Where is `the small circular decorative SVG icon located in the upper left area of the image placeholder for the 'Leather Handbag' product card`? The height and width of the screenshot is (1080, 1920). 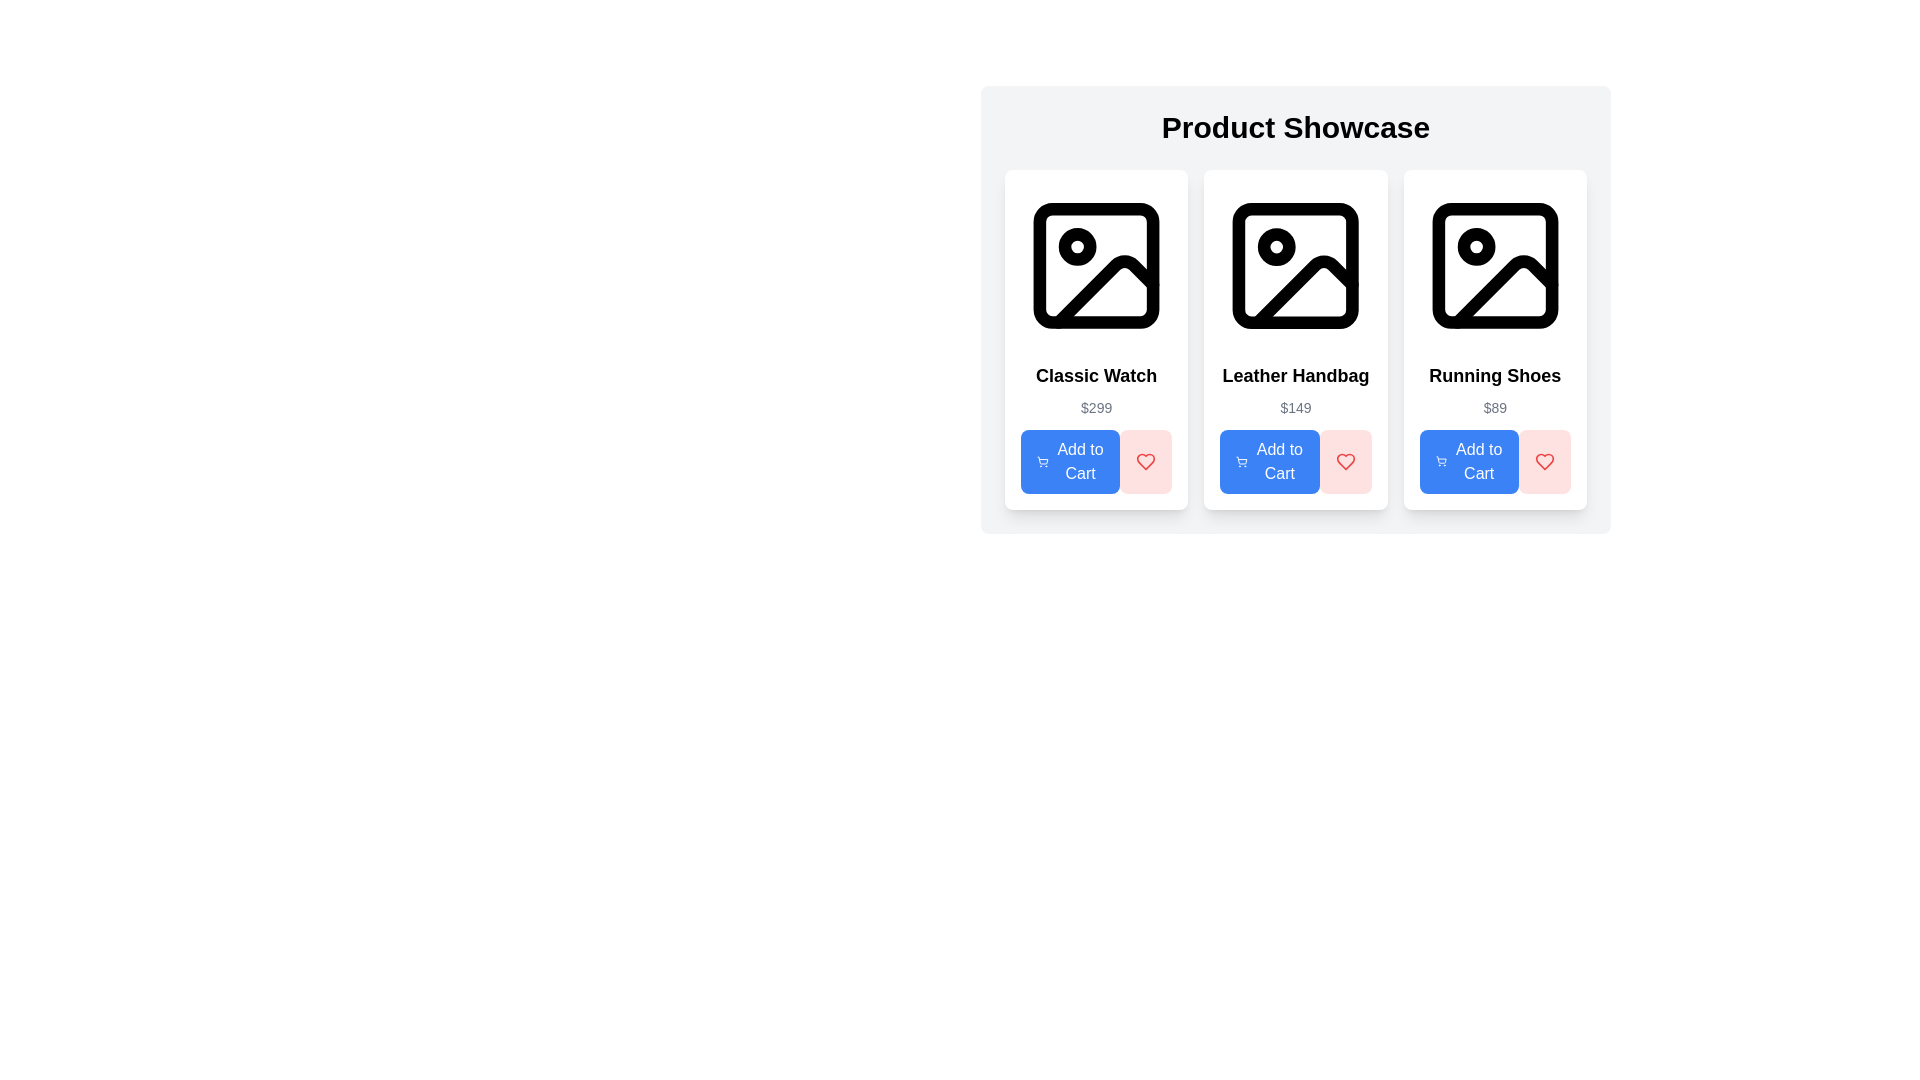 the small circular decorative SVG icon located in the upper left area of the image placeholder for the 'Leather Handbag' product card is located at coordinates (1275, 246).